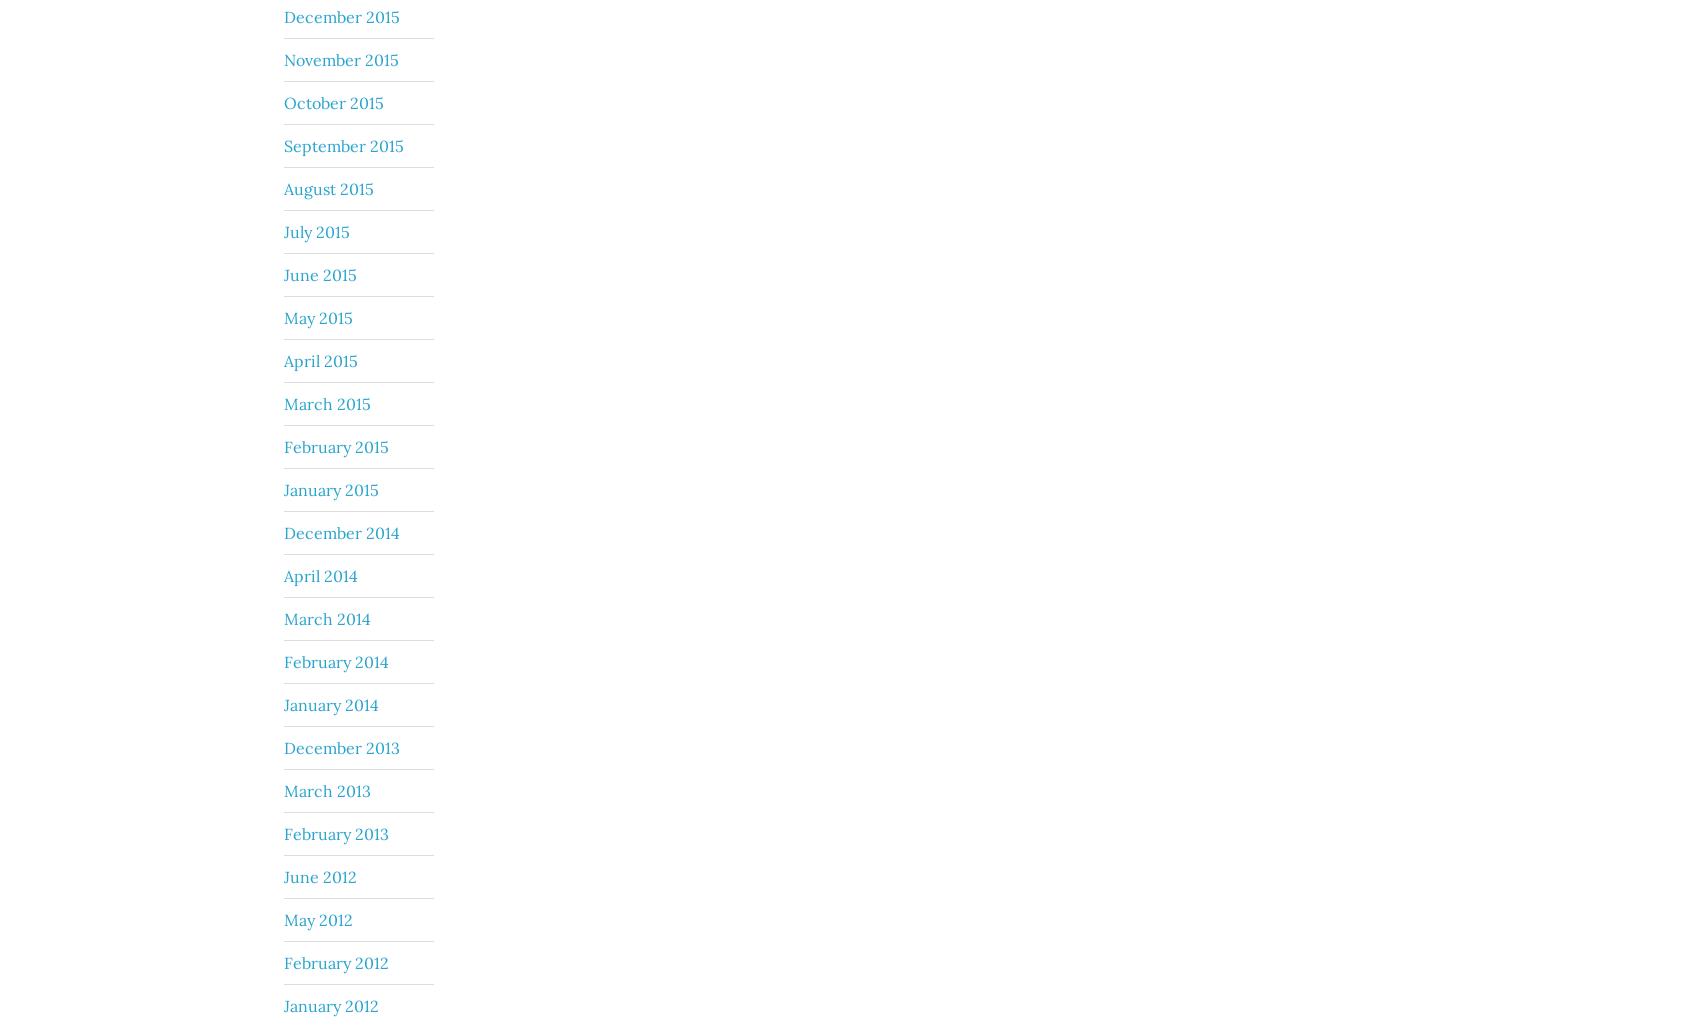  Describe the element at coordinates (336, 445) in the screenshot. I see `'February 2015'` at that location.